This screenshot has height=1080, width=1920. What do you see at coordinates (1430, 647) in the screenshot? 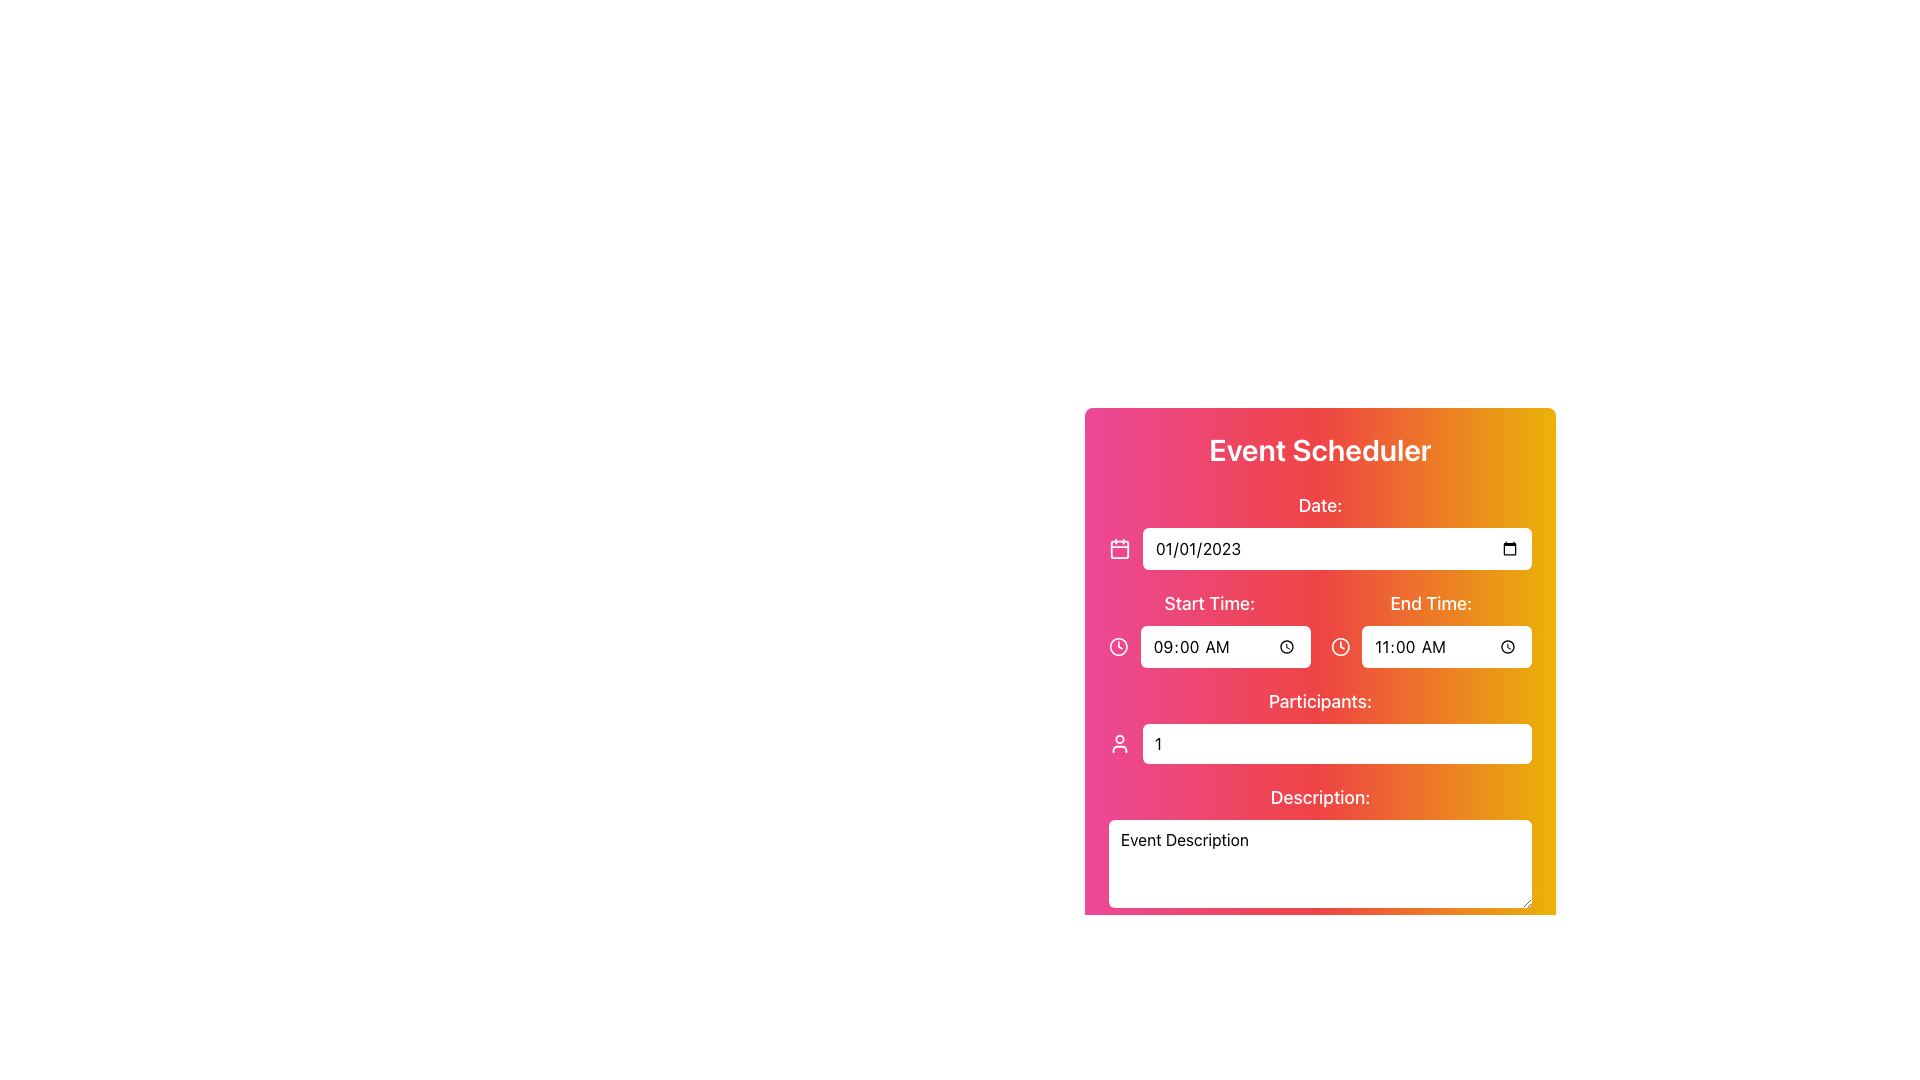
I see `to select the time in the Time Input Field under the label 'End Time:' in the 'Event Scheduler' form` at bounding box center [1430, 647].